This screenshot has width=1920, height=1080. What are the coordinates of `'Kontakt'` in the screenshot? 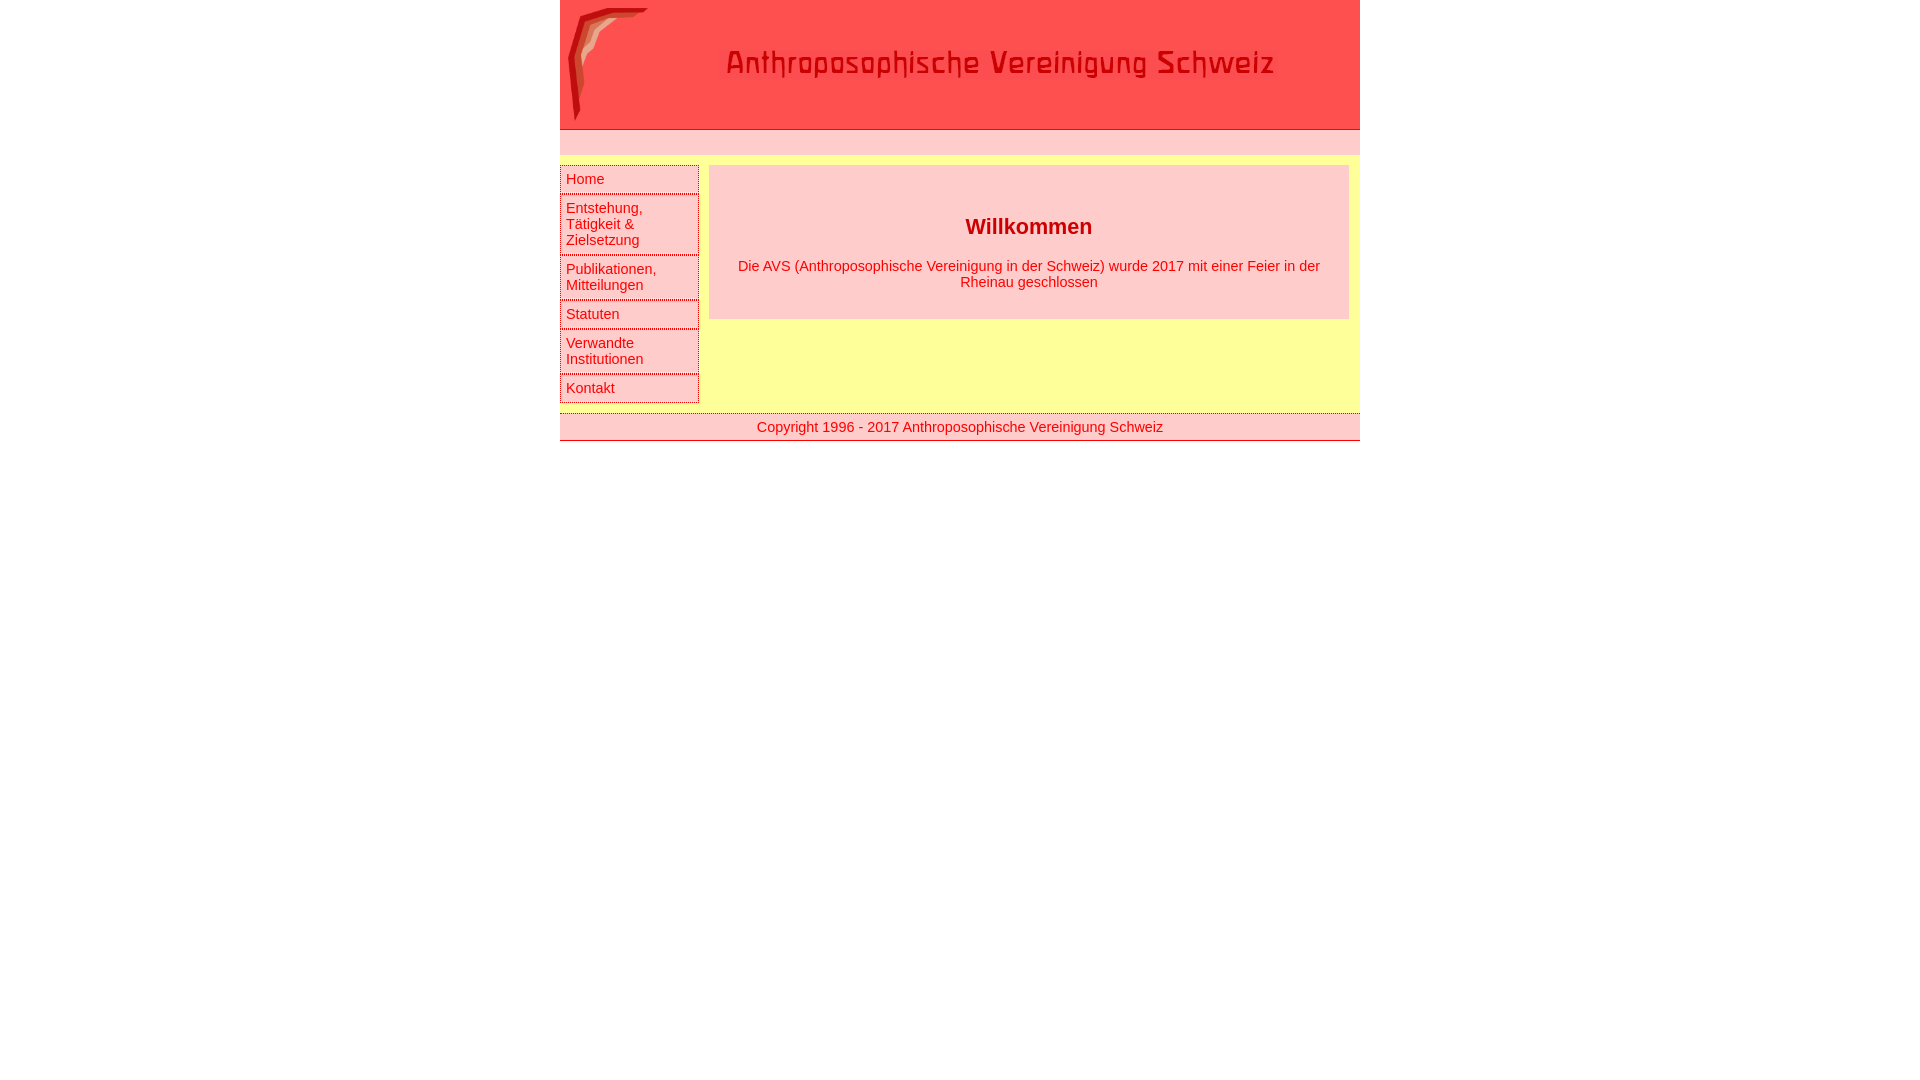 It's located at (560, 388).